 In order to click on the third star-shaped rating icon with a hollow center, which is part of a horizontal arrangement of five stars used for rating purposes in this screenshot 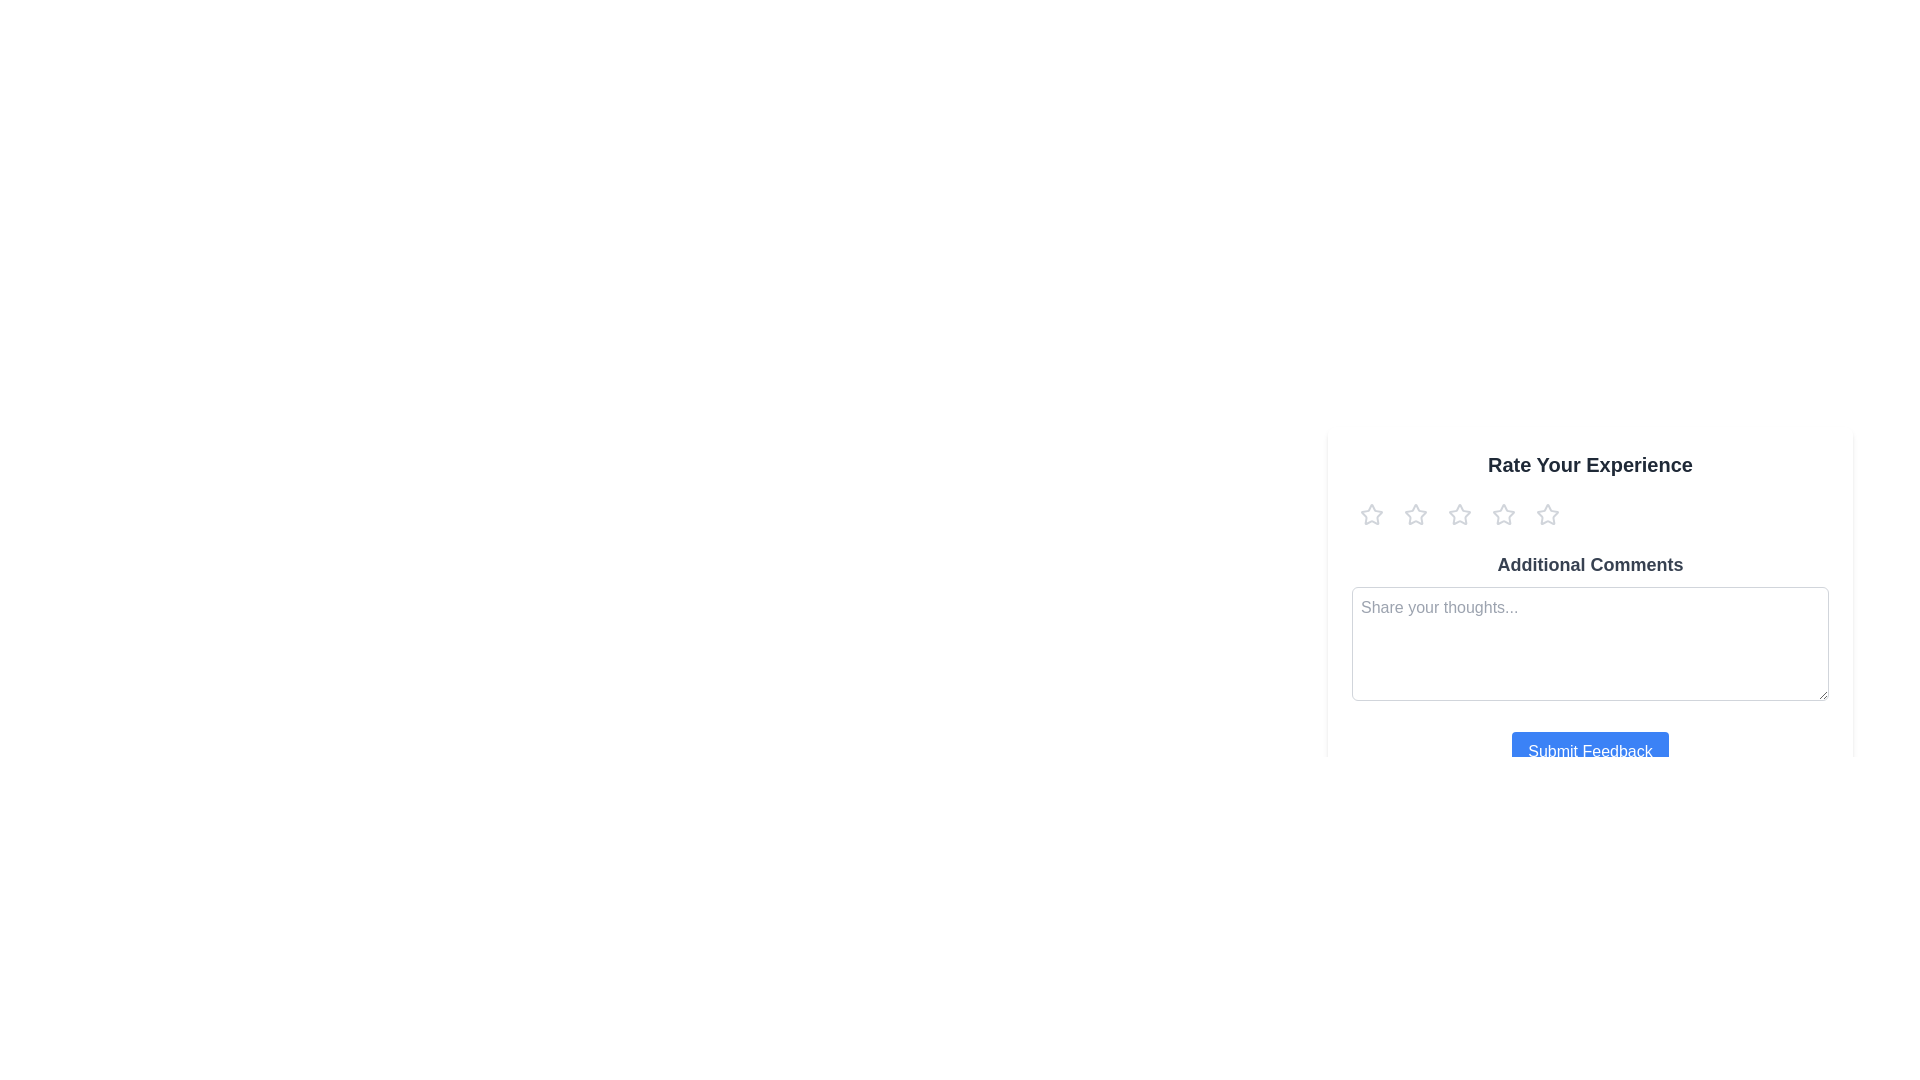, I will do `click(1503, 513)`.